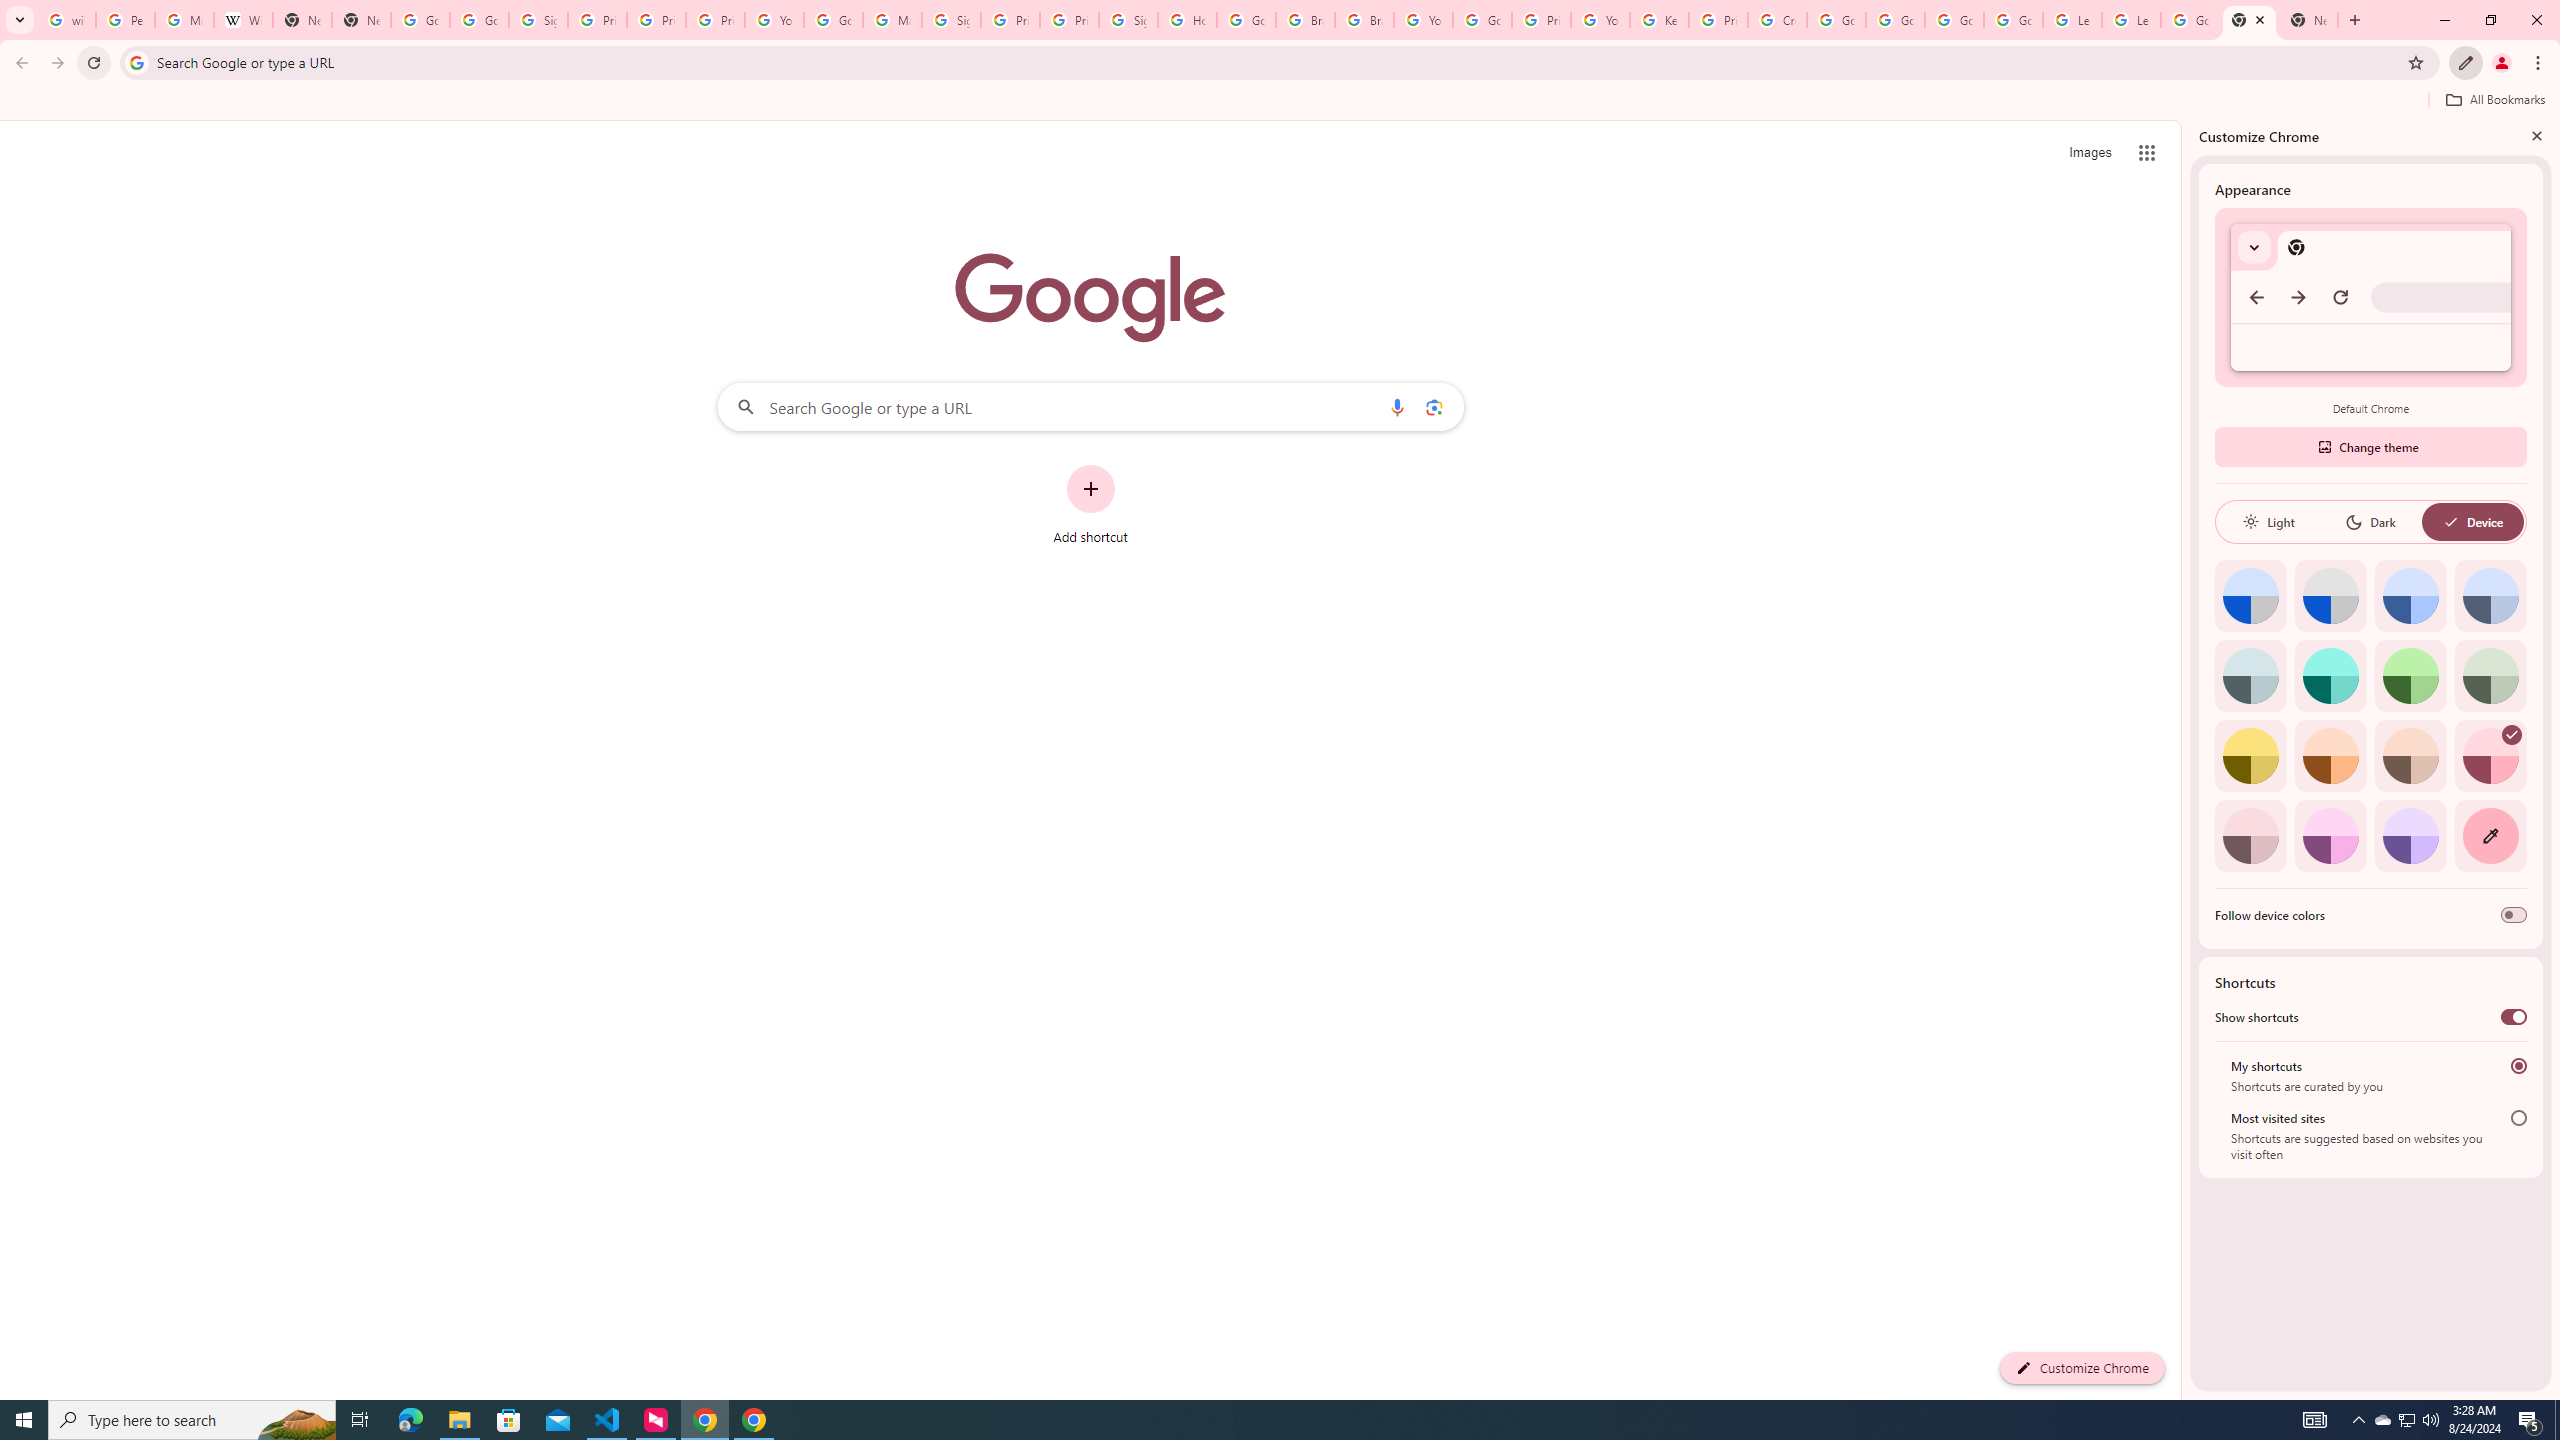 The image size is (2560, 1440). What do you see at coordinates (1893, 19) in the screenshot?
I see `'Google Account Help'` at bounding box center [1893, 19].